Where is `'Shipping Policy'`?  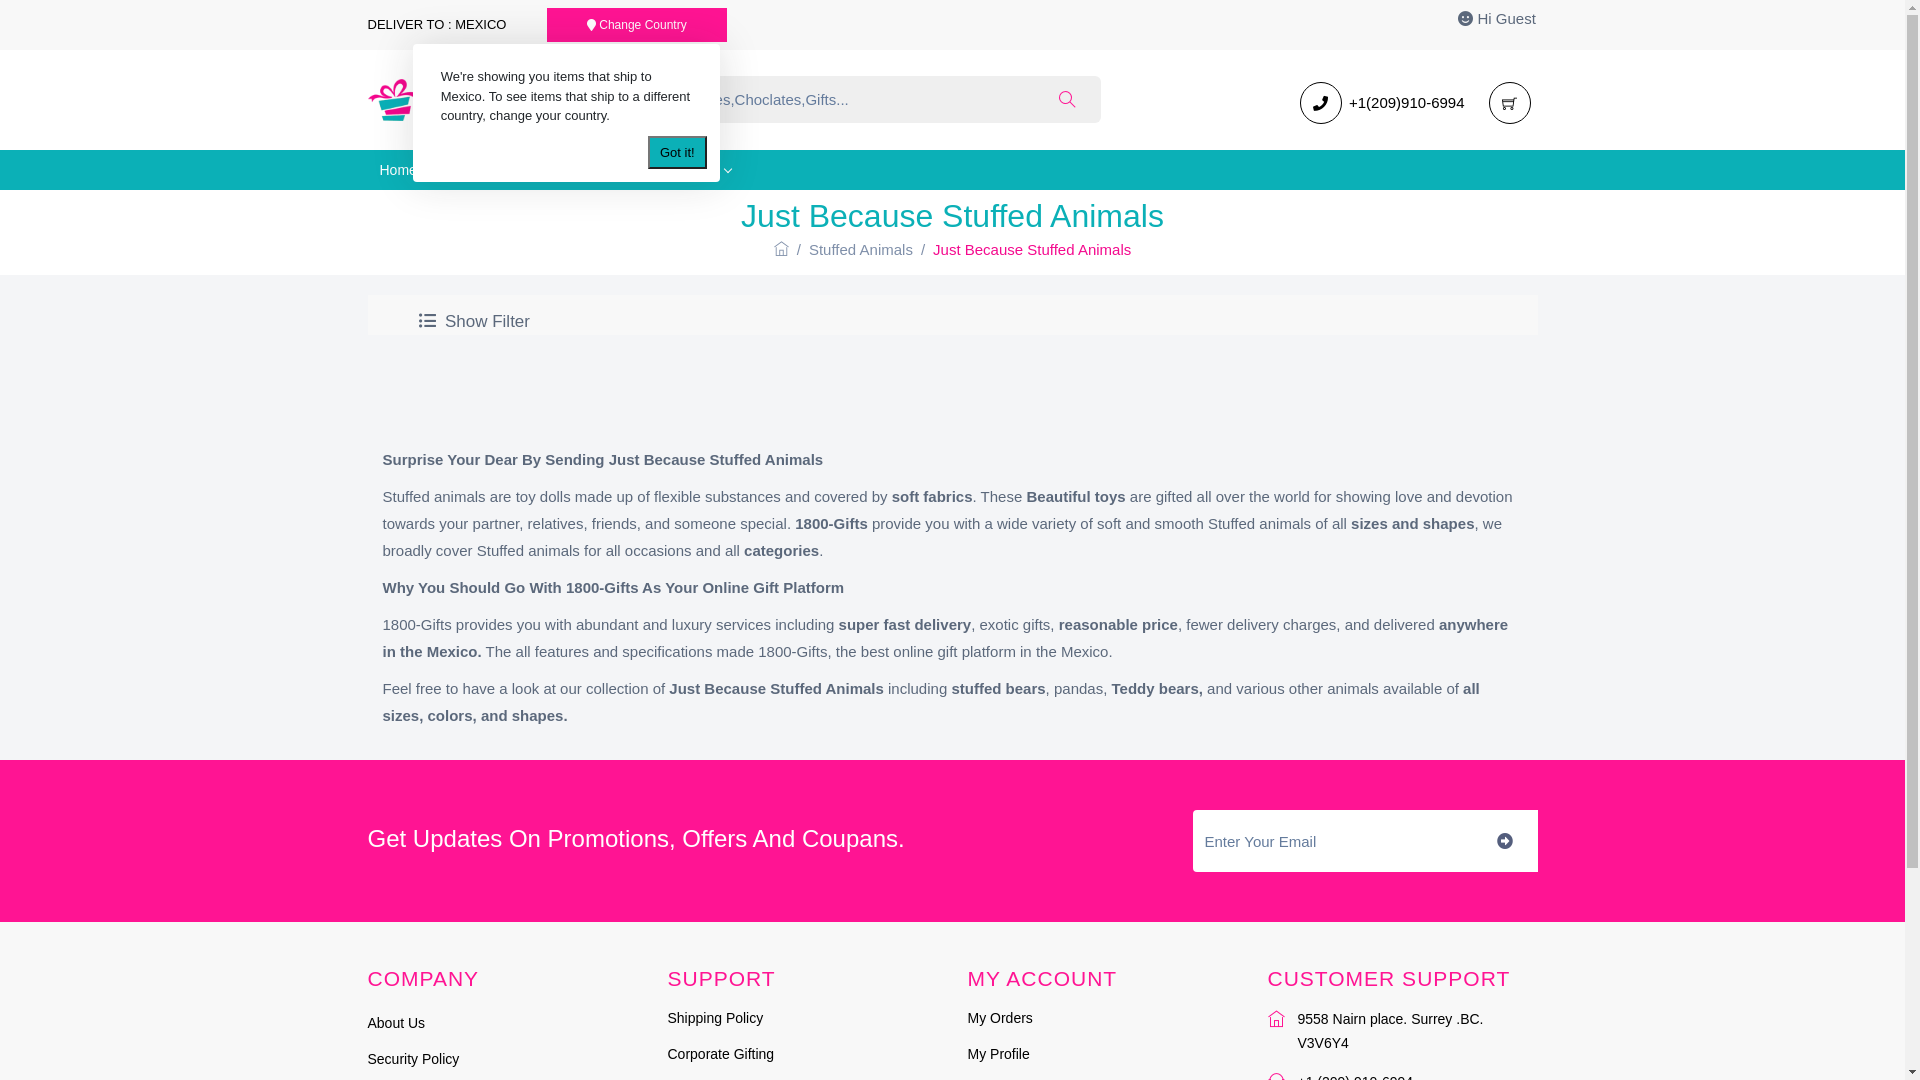 'Shipping Policy' is located at coordinates (715, 1018).